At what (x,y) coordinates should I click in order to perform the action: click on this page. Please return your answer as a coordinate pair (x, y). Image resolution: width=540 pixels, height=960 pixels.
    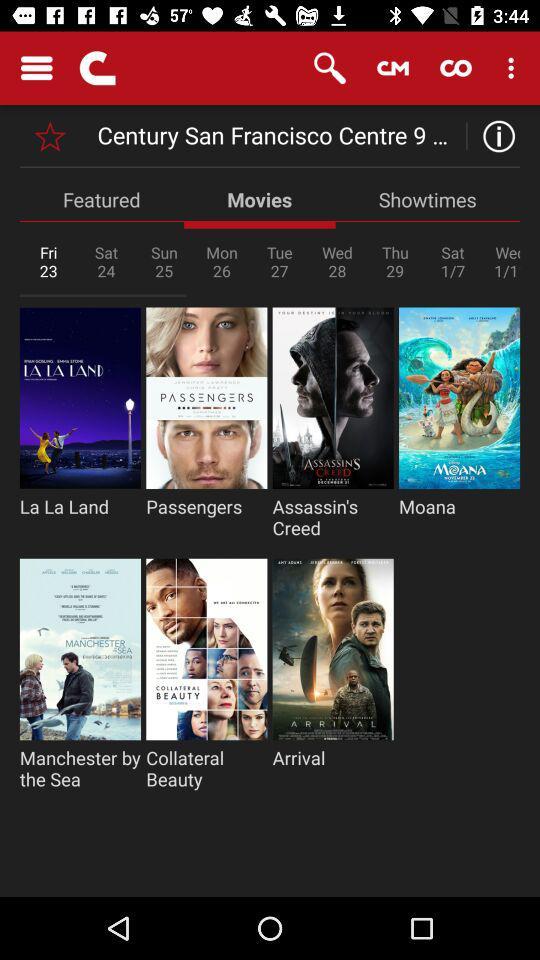
    Looking at the image, I should click on (50, 135).